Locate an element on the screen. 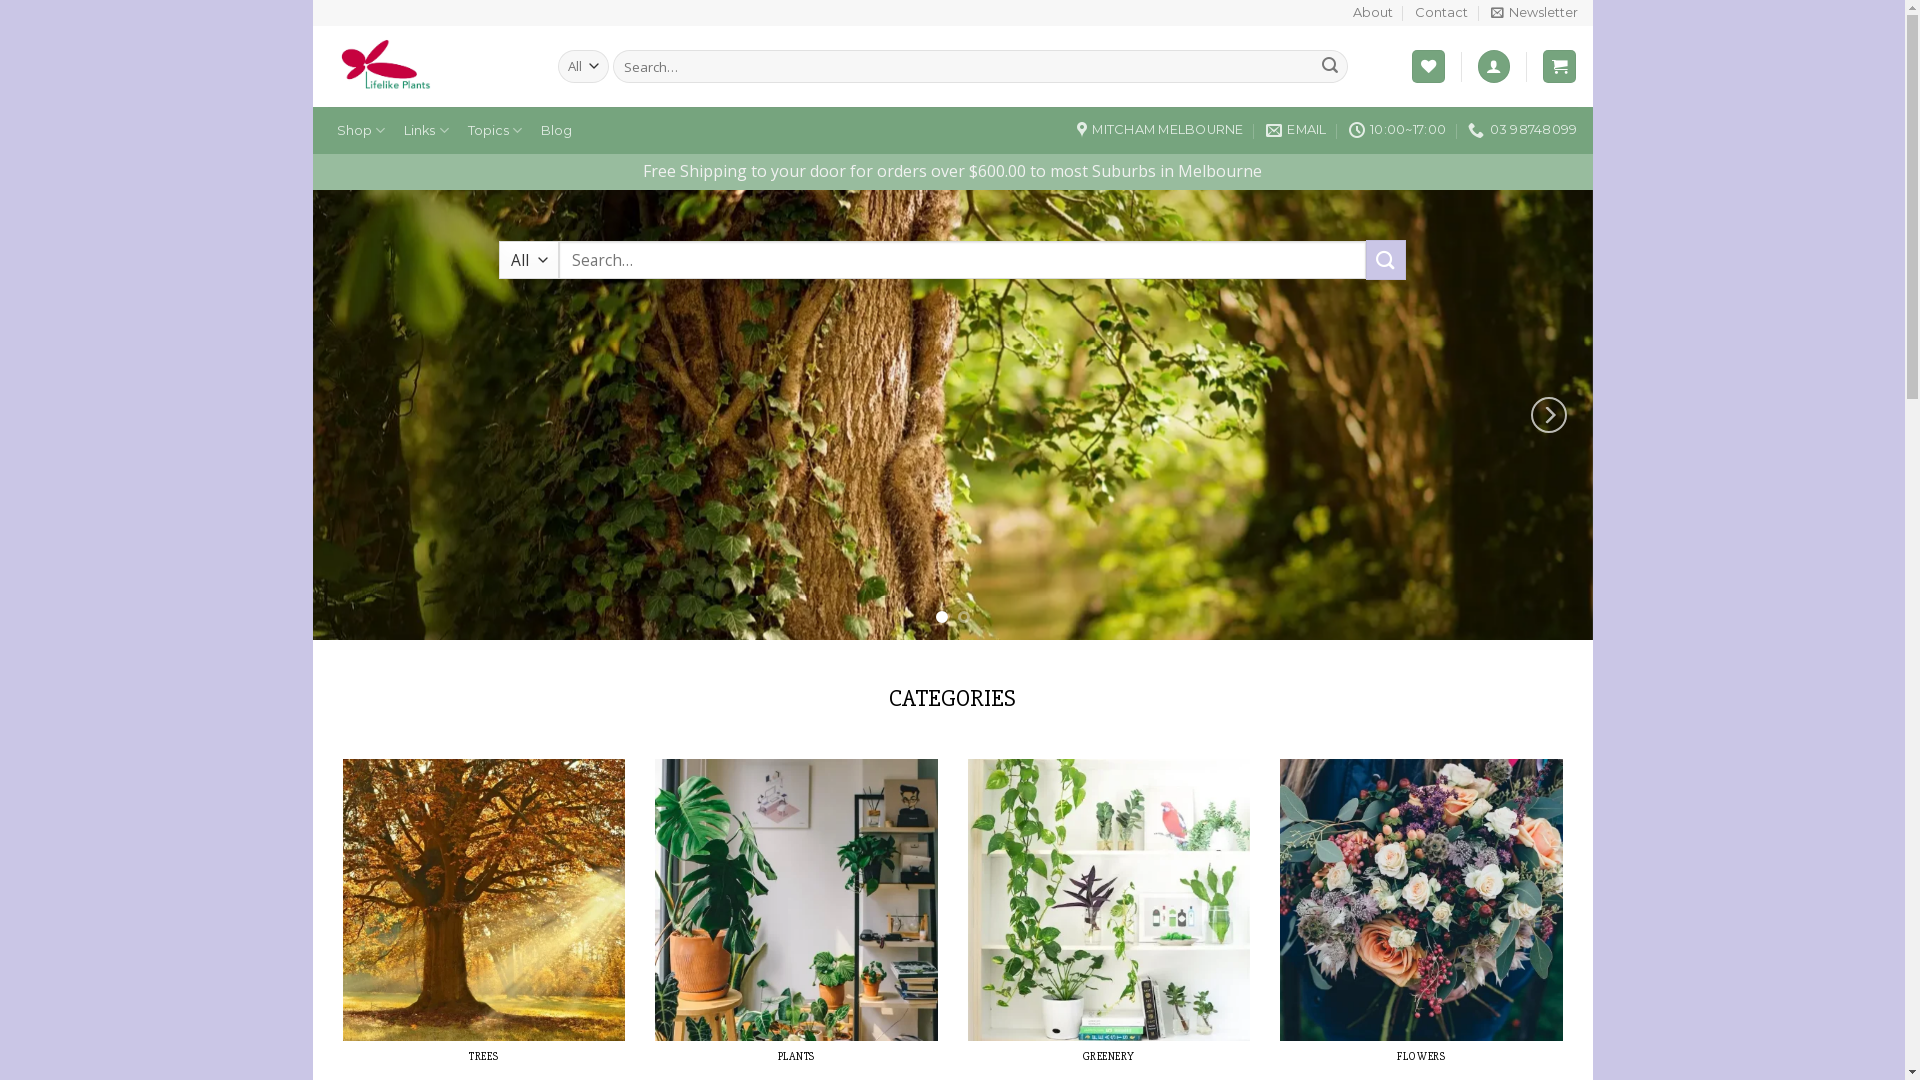  'Shop' is located at coordinates (327, 130).